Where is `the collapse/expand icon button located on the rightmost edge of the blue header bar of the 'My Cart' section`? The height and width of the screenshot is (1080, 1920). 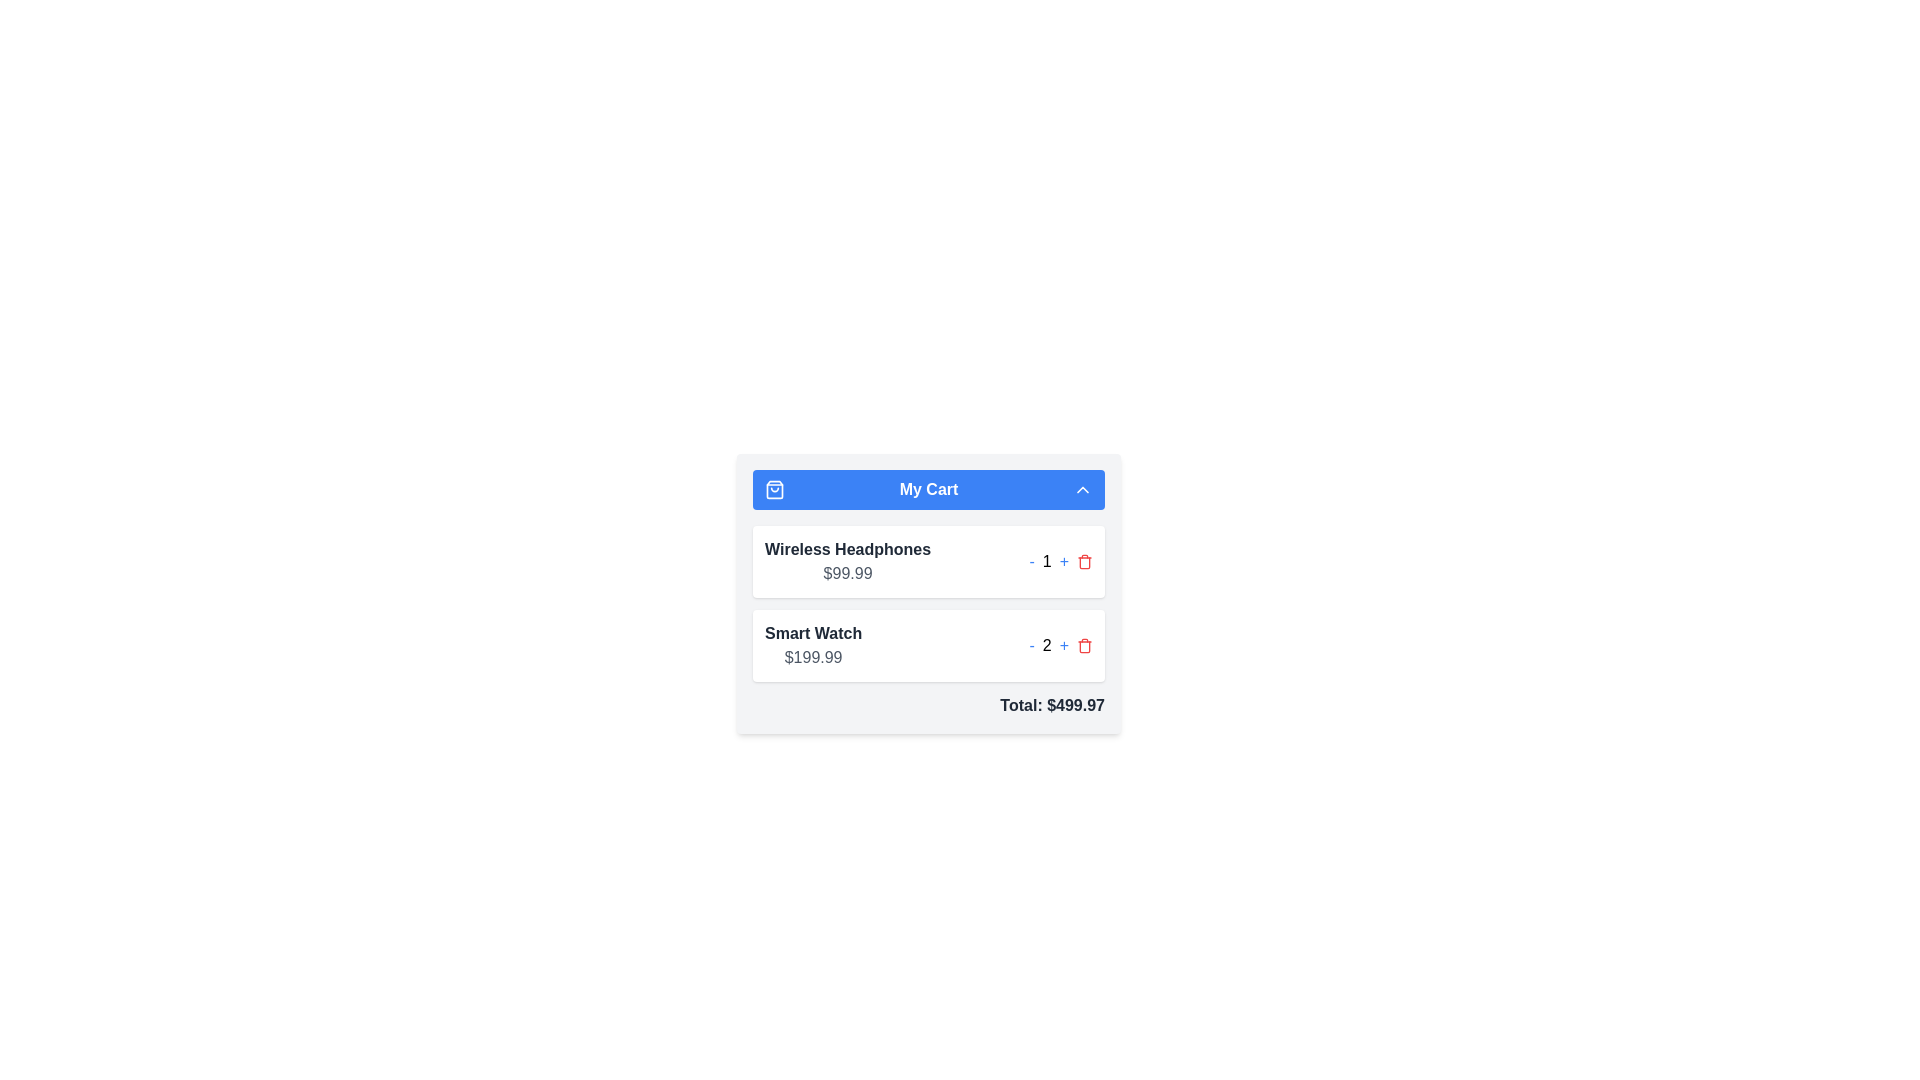 the collapse/expand icon button located on the rightmost edge of the blue header bar of the 'My Cart' section is located at coordinates (1082, 489).